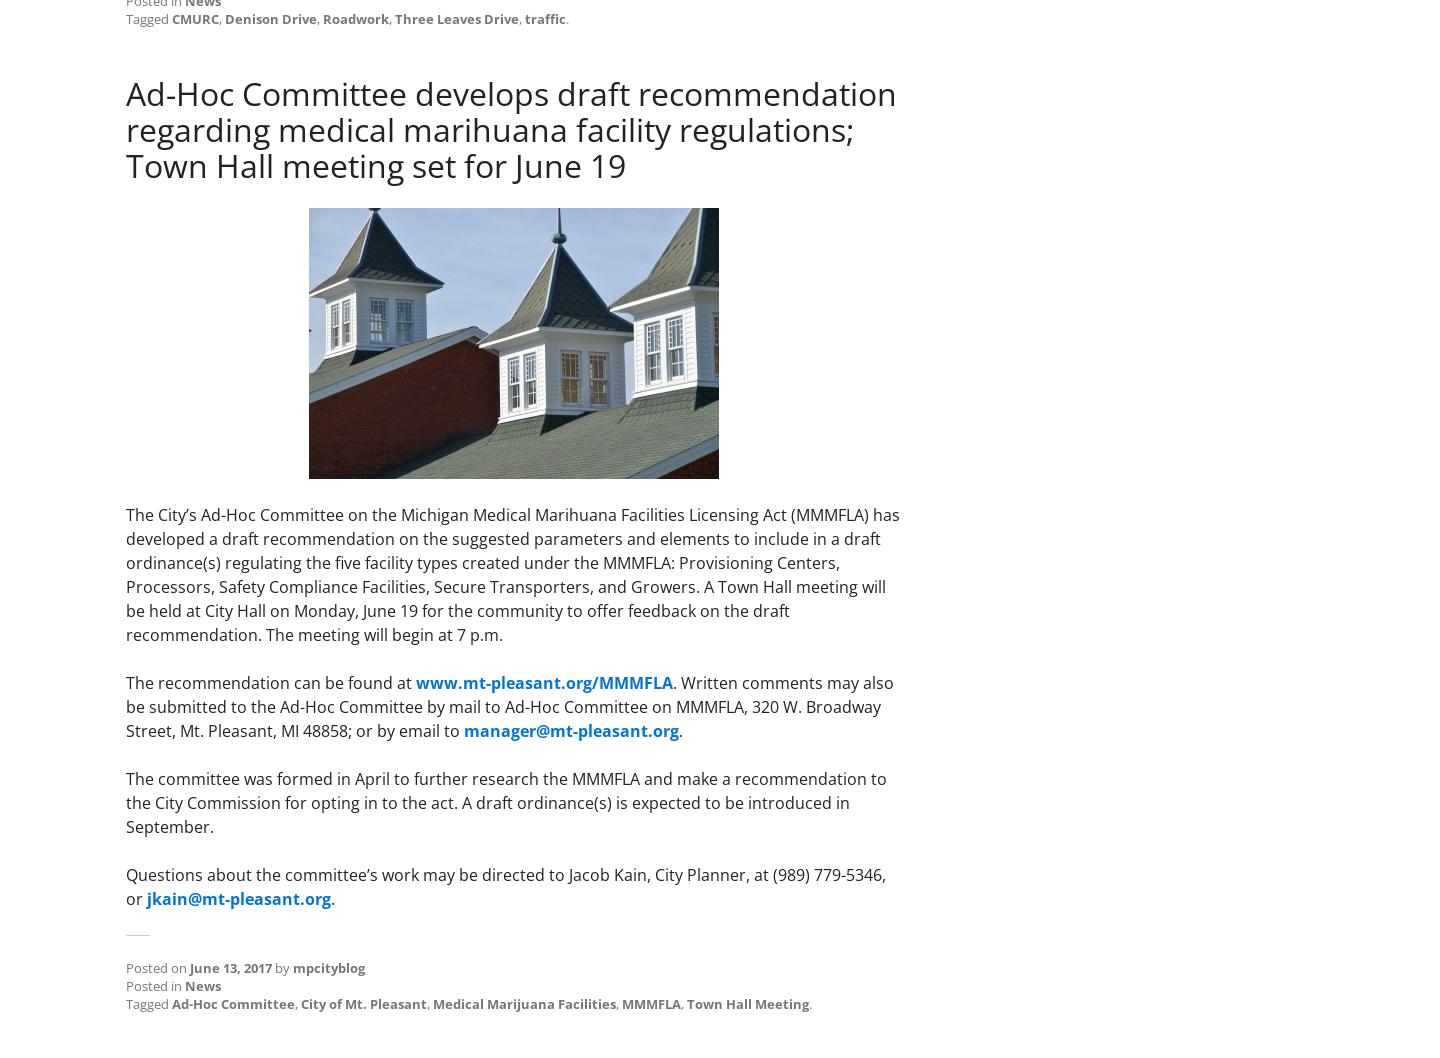 The image size is (1440, 1058). Describe the element at coordinates (505, 885) in the screenshot. I see `'Questions about the committee’s work may be directed to Jacob Kain, City Planner, at (989) 779-5346, or'` at that location.